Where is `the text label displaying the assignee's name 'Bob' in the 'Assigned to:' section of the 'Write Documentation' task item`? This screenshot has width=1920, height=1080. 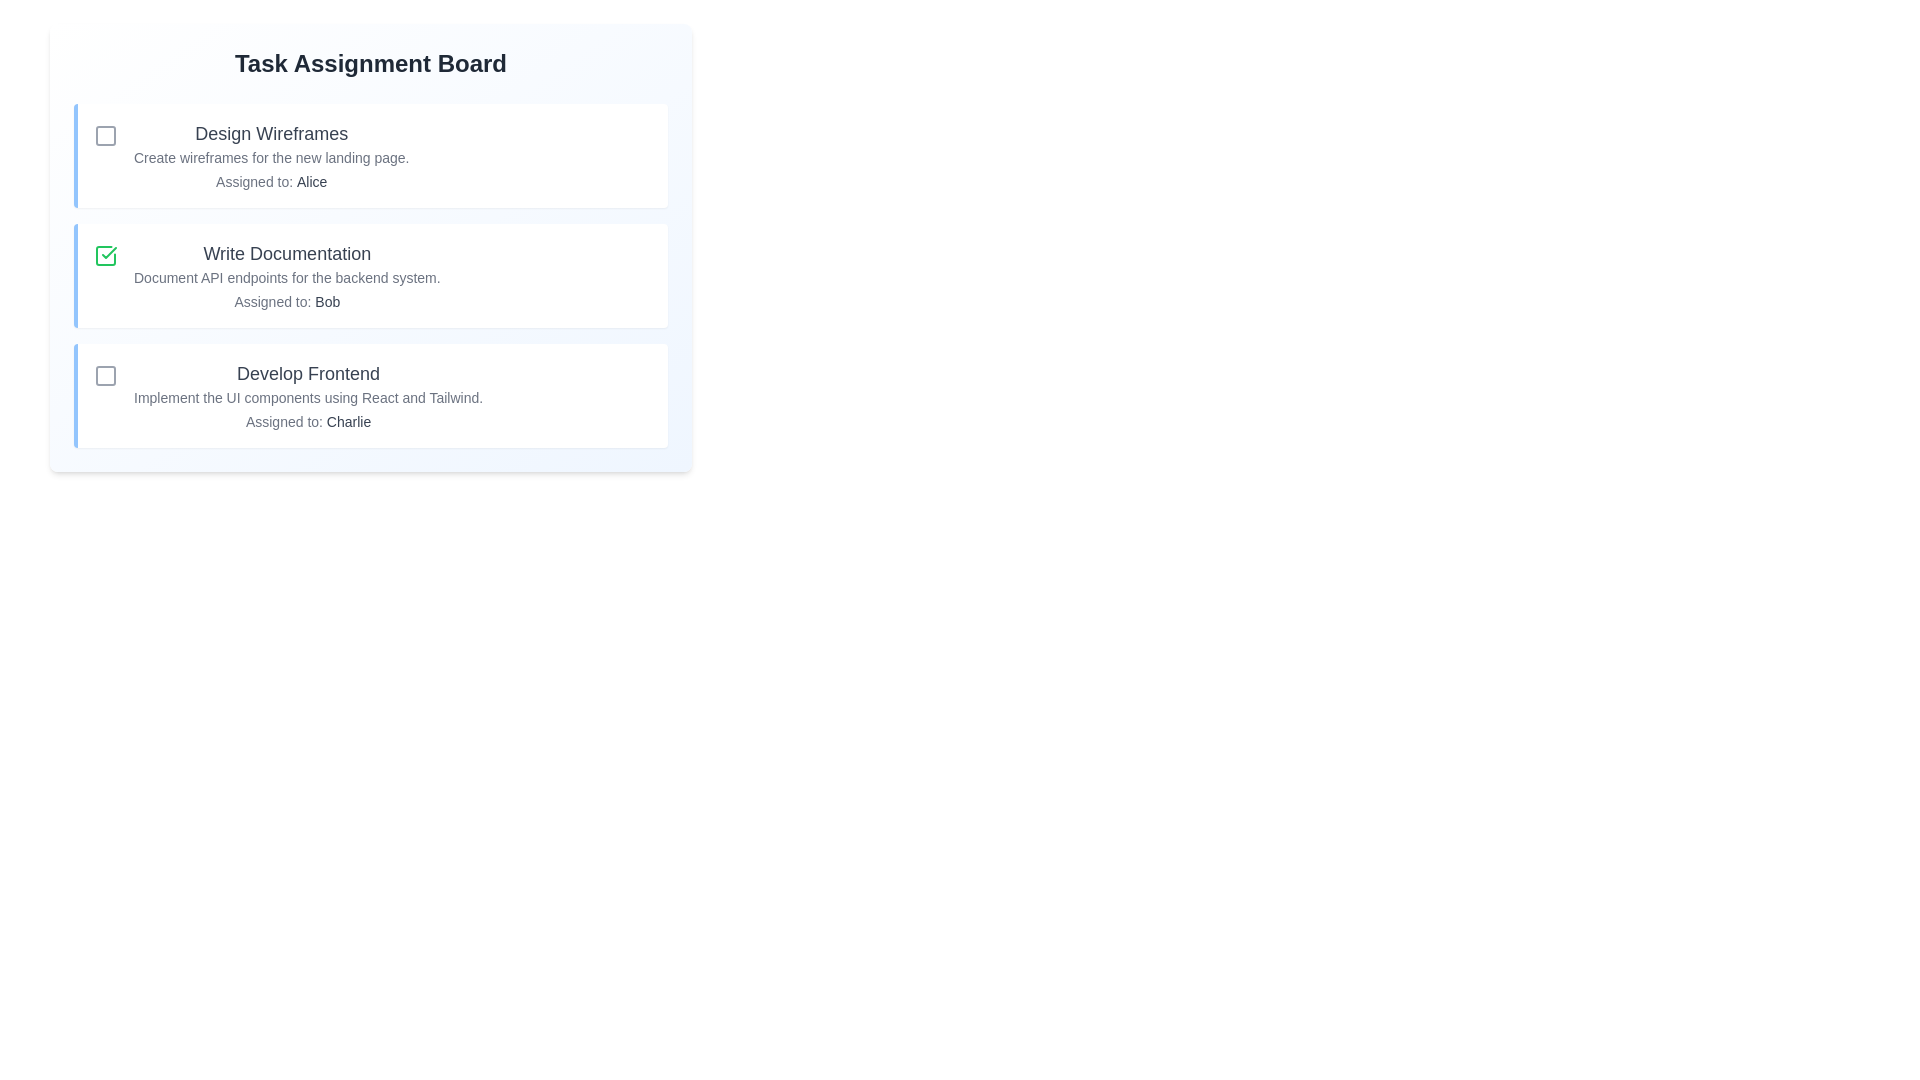
the text label displaying the assignee's name 'Bob' in the 'Assigned to:' section of the 'Write Documentation' task item is located at coordinates (327, 301).